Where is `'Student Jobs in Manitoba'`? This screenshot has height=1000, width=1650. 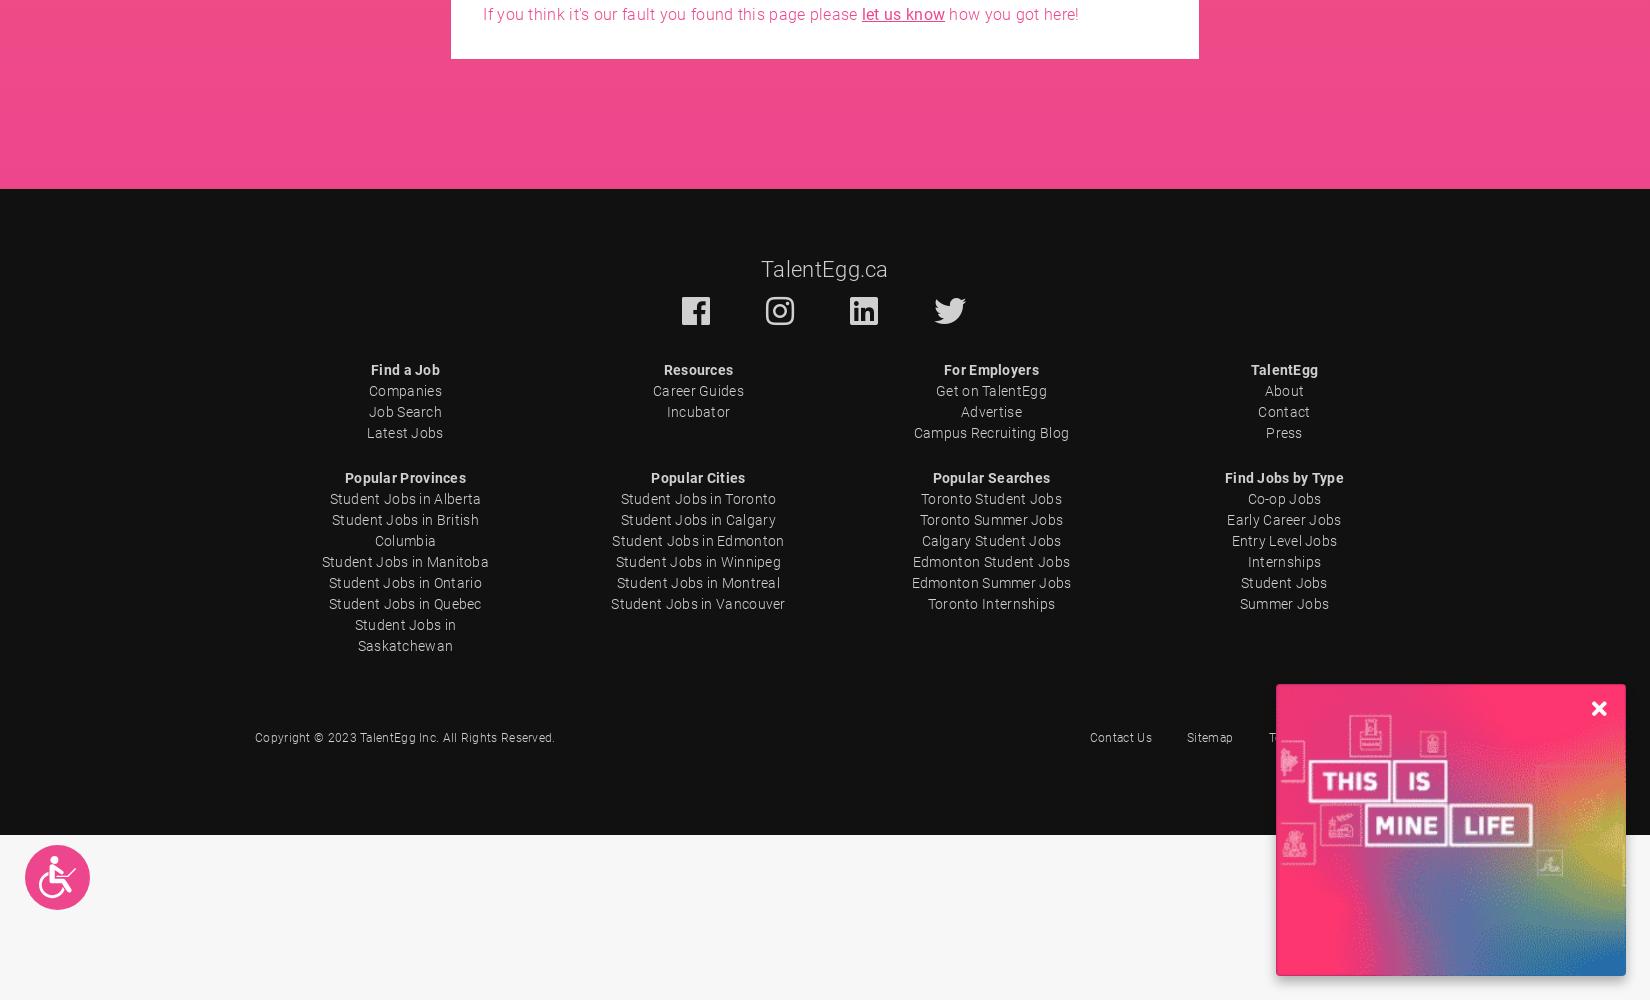 'Student Jobs in Manitoba' is located at coordinates (405, 562).